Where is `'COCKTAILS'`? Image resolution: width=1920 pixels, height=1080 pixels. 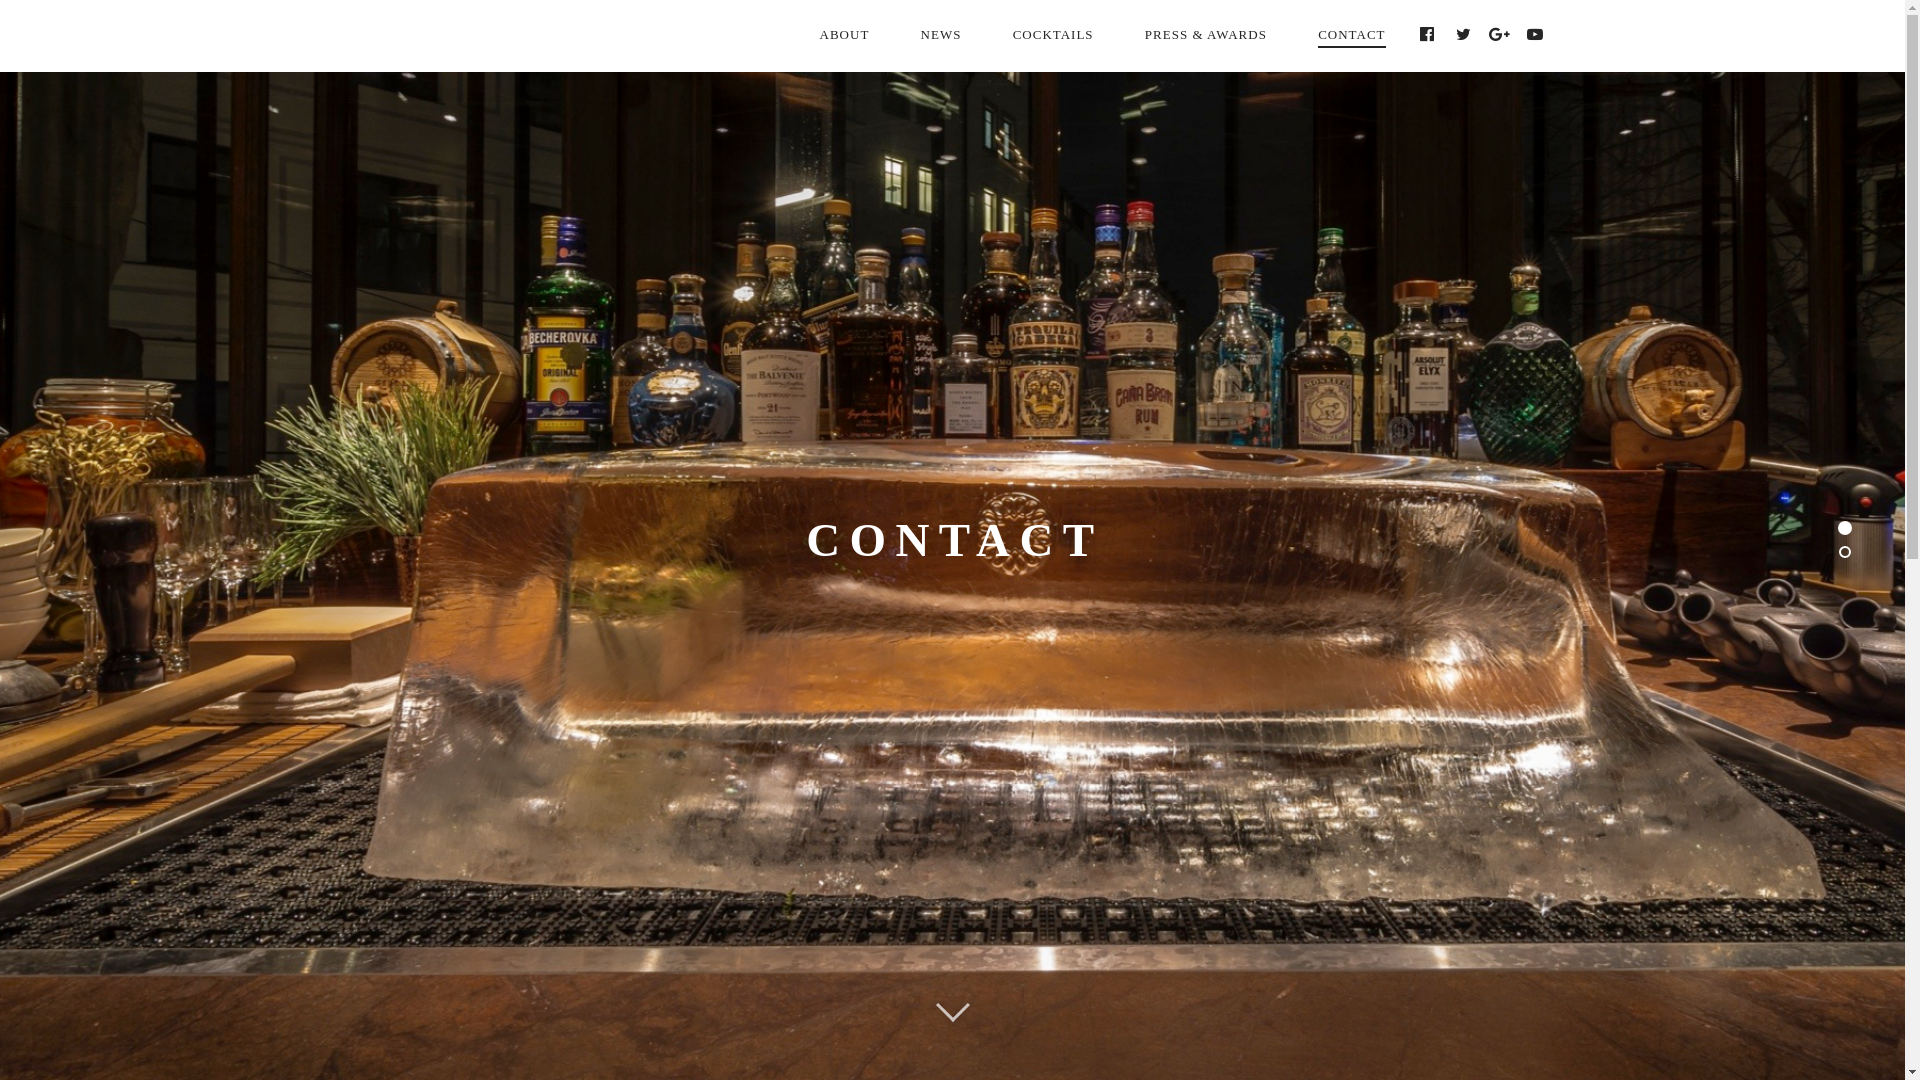
'COCKTAILS' is located at coordinates (988, 34).